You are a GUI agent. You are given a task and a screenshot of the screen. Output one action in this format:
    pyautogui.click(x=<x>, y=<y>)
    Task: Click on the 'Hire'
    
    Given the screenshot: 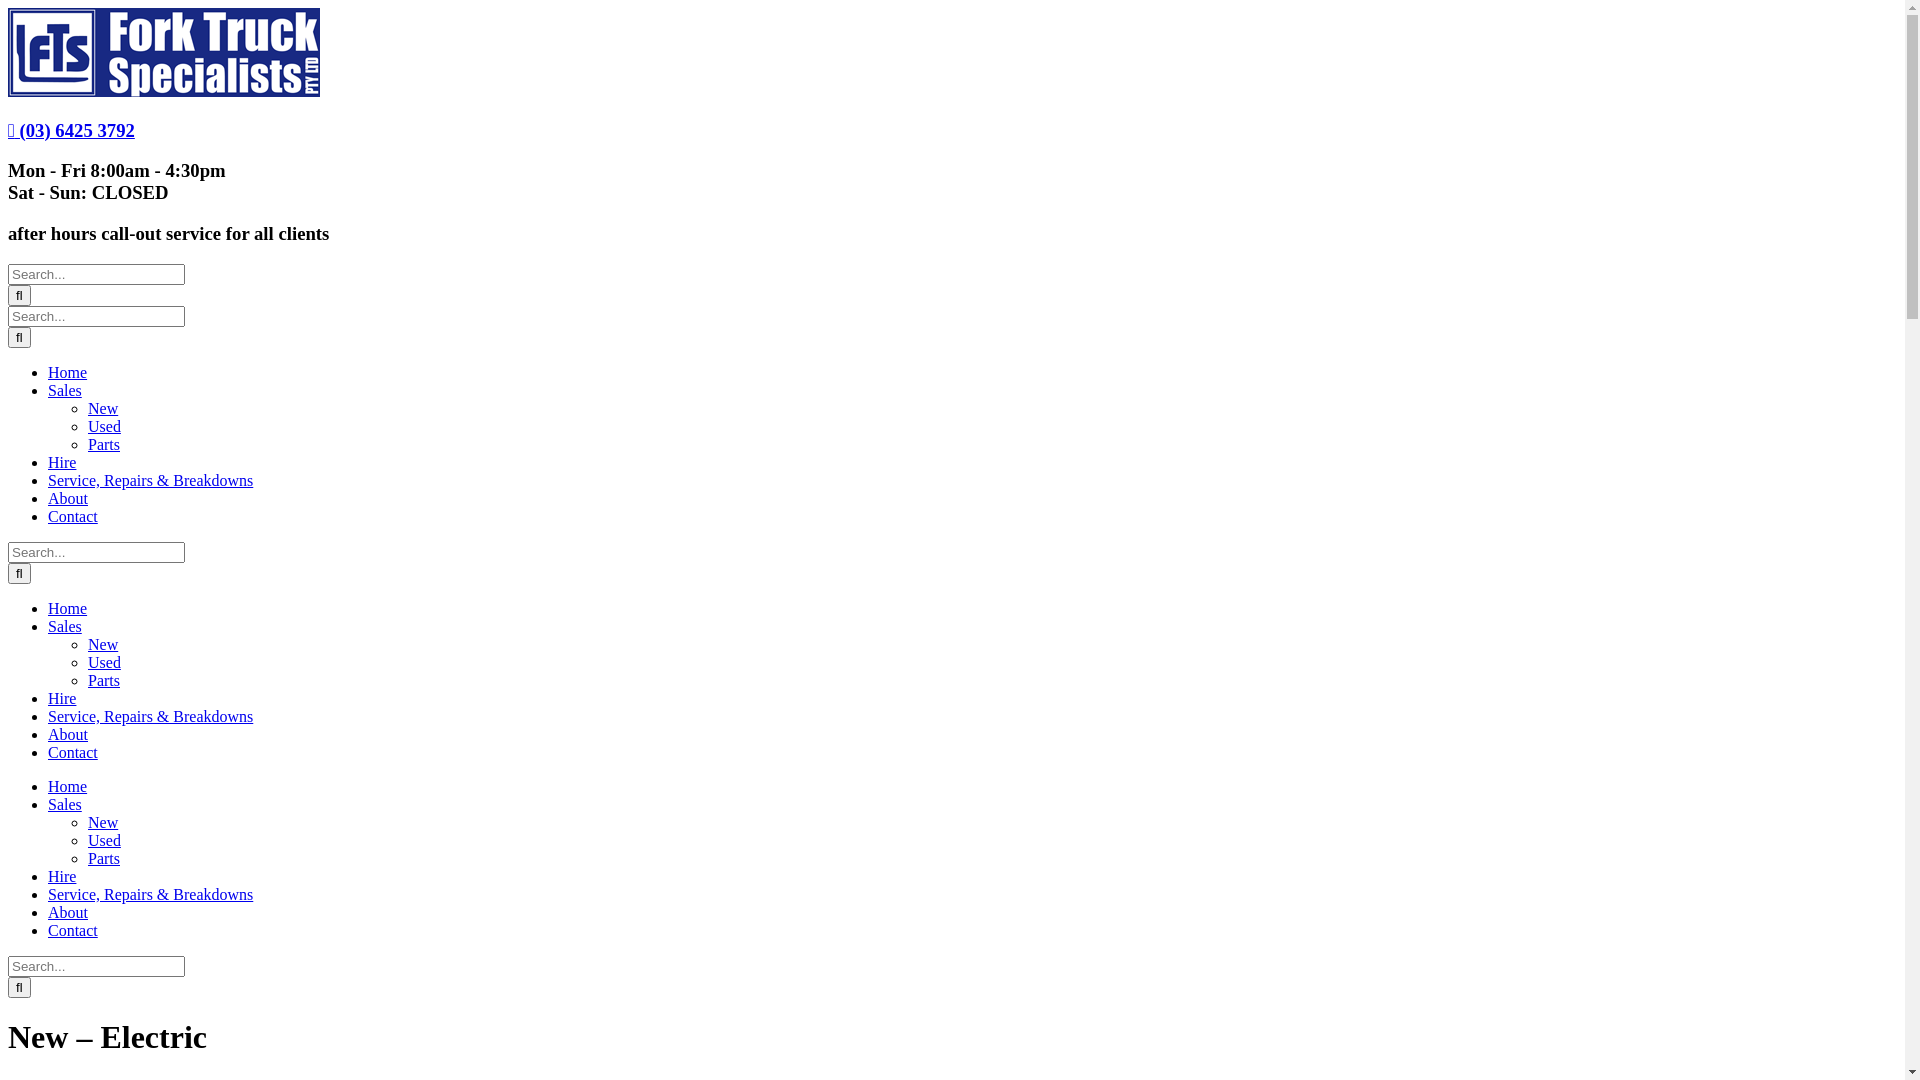 What is the action you would take?
    pyautogui.click(x=62, y=462)
    